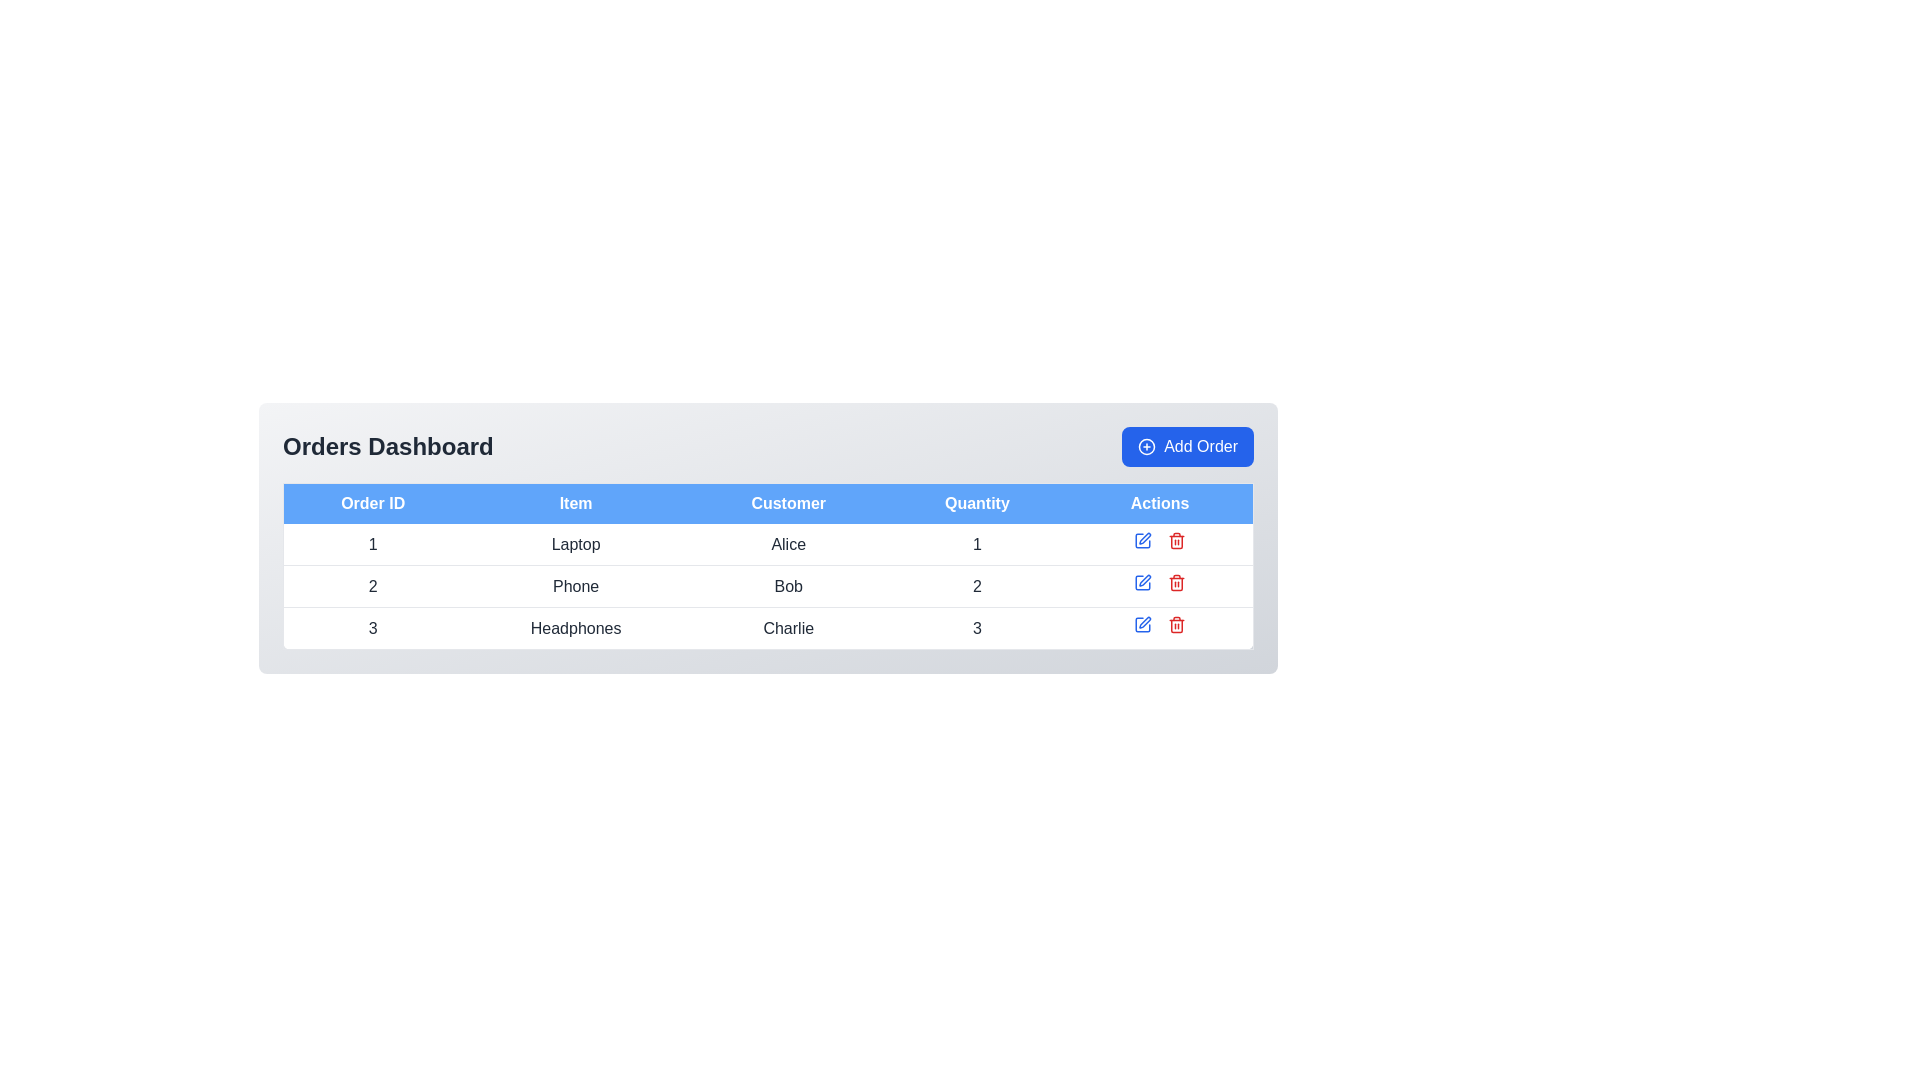  Describe the element at coordinates (575, 585) in the screenshot. I see `the 'Phone' static text element in the second row of the order details table for potential interactions` at that location.